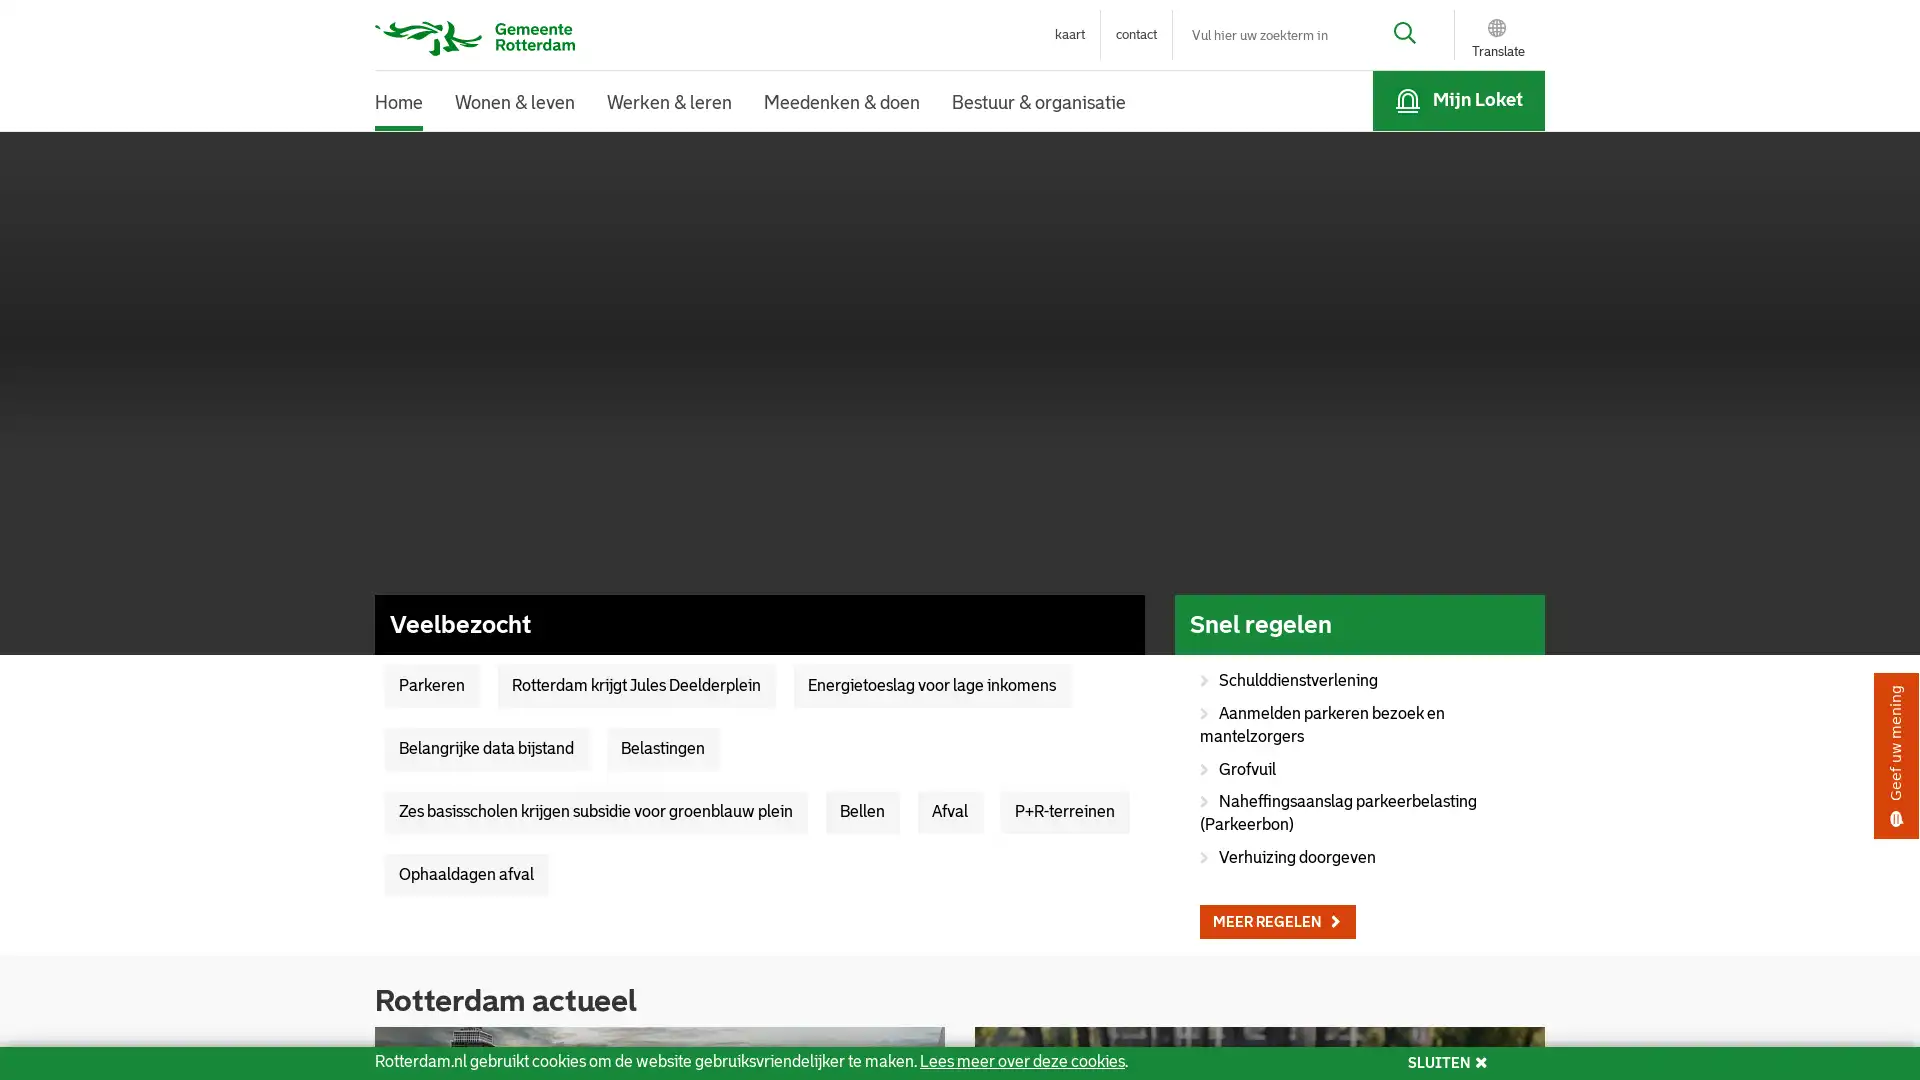  I want to click on SLUITEN, so click(1447, 1062).